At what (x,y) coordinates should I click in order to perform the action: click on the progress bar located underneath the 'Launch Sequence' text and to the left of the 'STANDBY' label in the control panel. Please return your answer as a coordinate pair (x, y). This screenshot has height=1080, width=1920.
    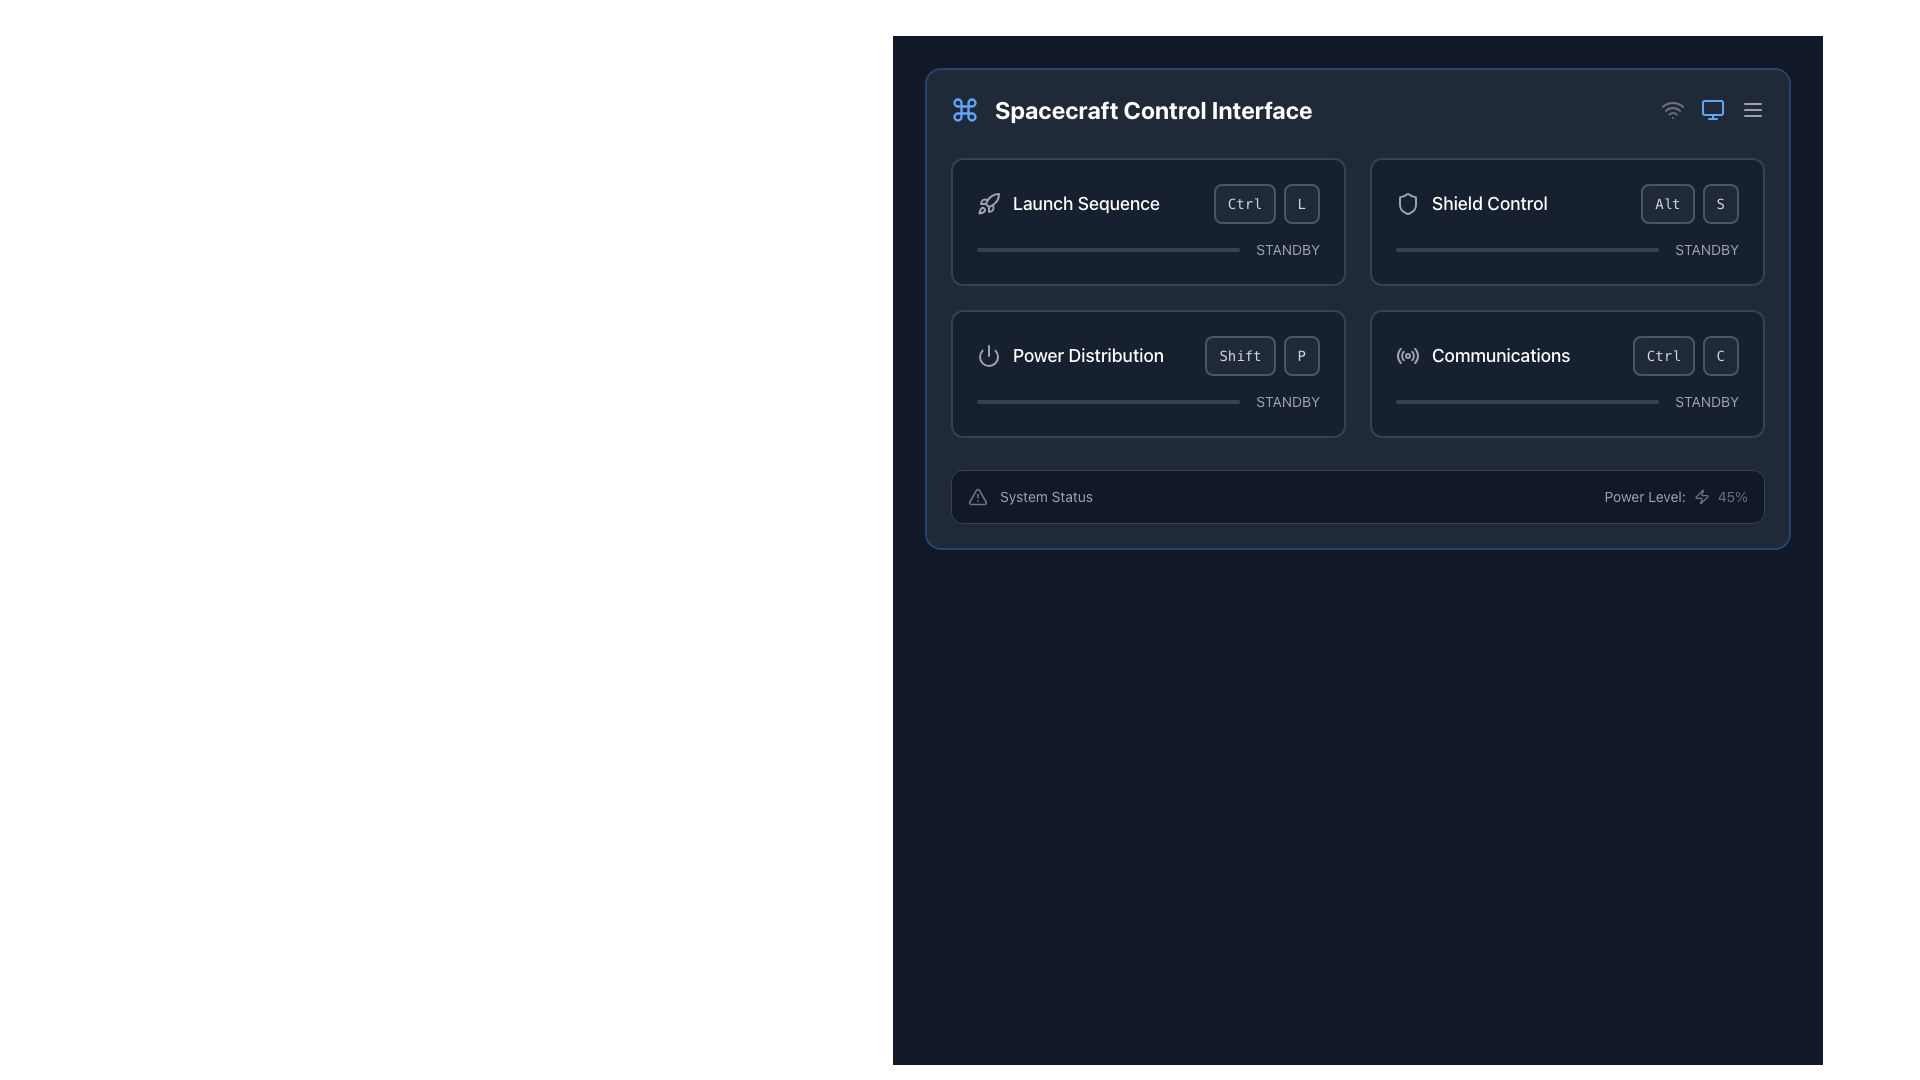
    Looking at the image, I should click on (1107, 249).